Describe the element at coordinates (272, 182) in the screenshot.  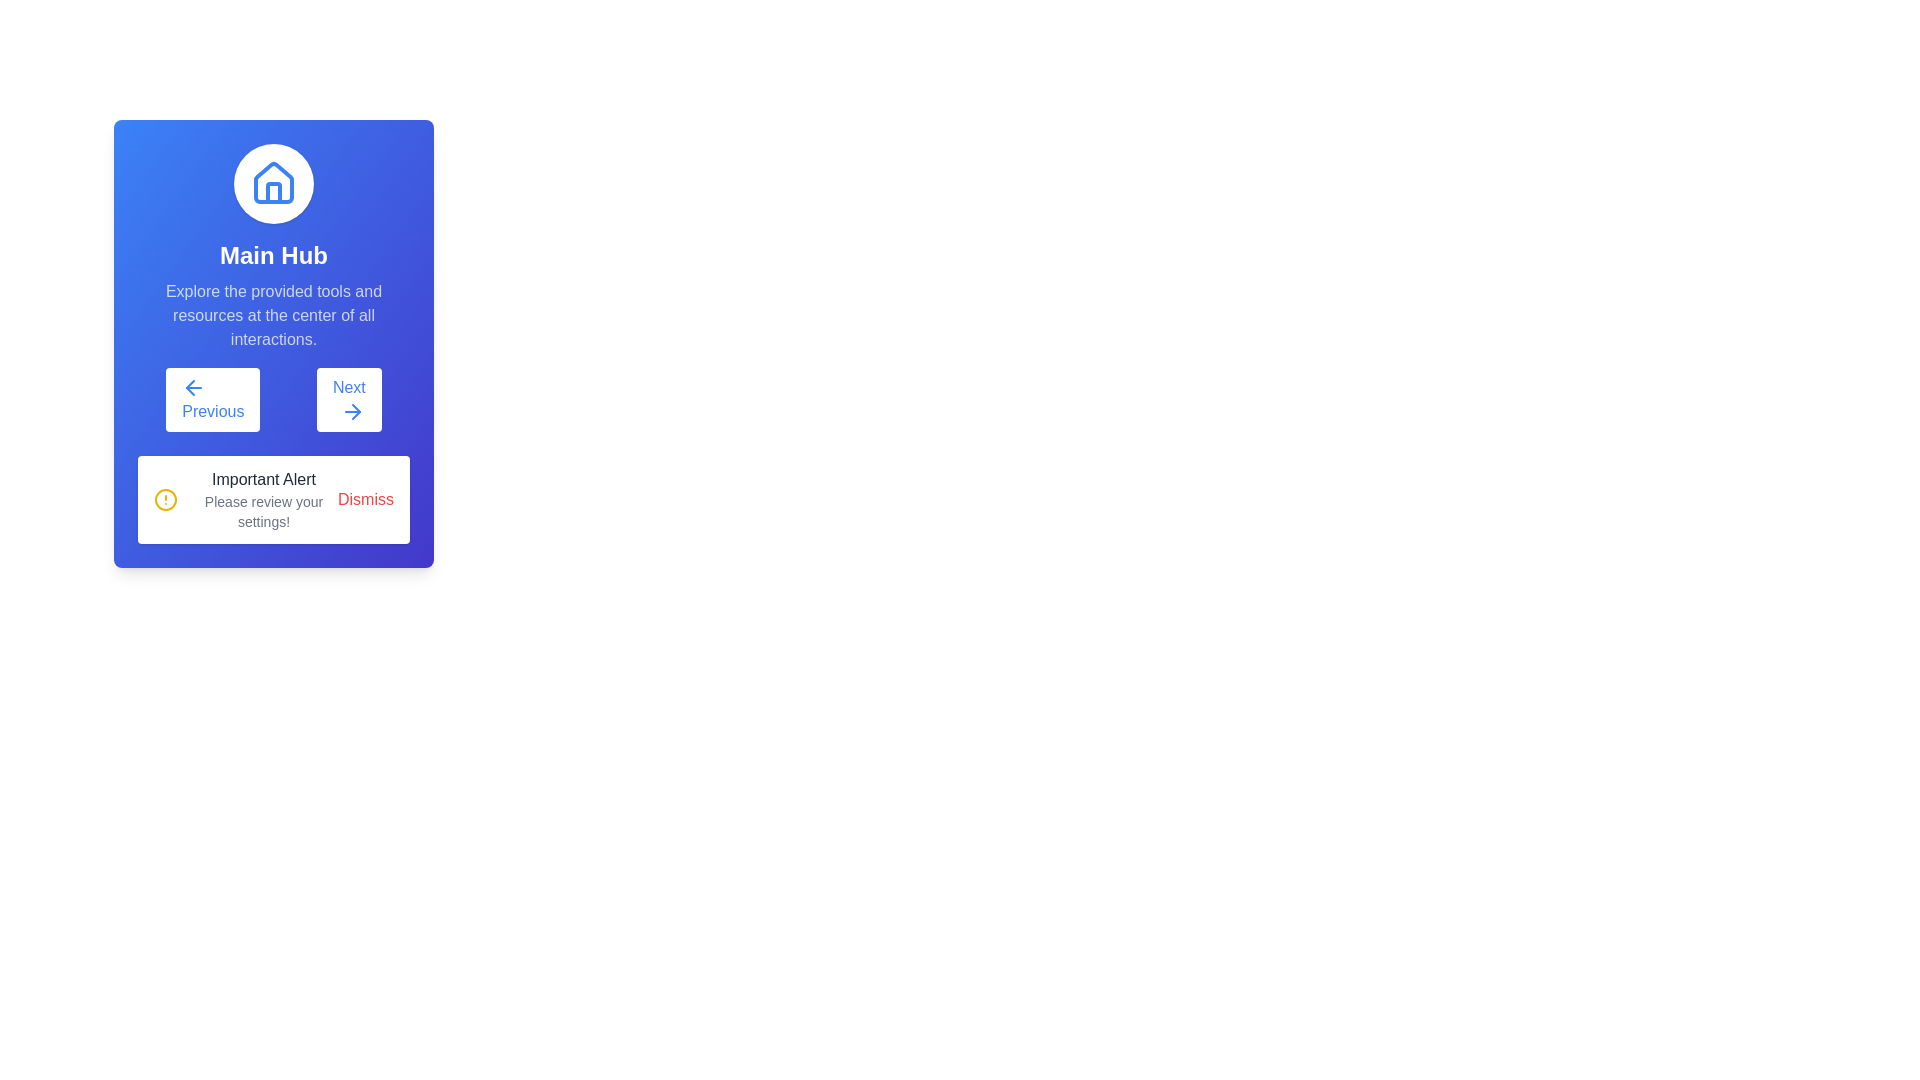
I see `the home icon located at the top center of the card interface, which visually represents the concept of a 'home' or primary hub, above the text 'Main Hub'` at that location.